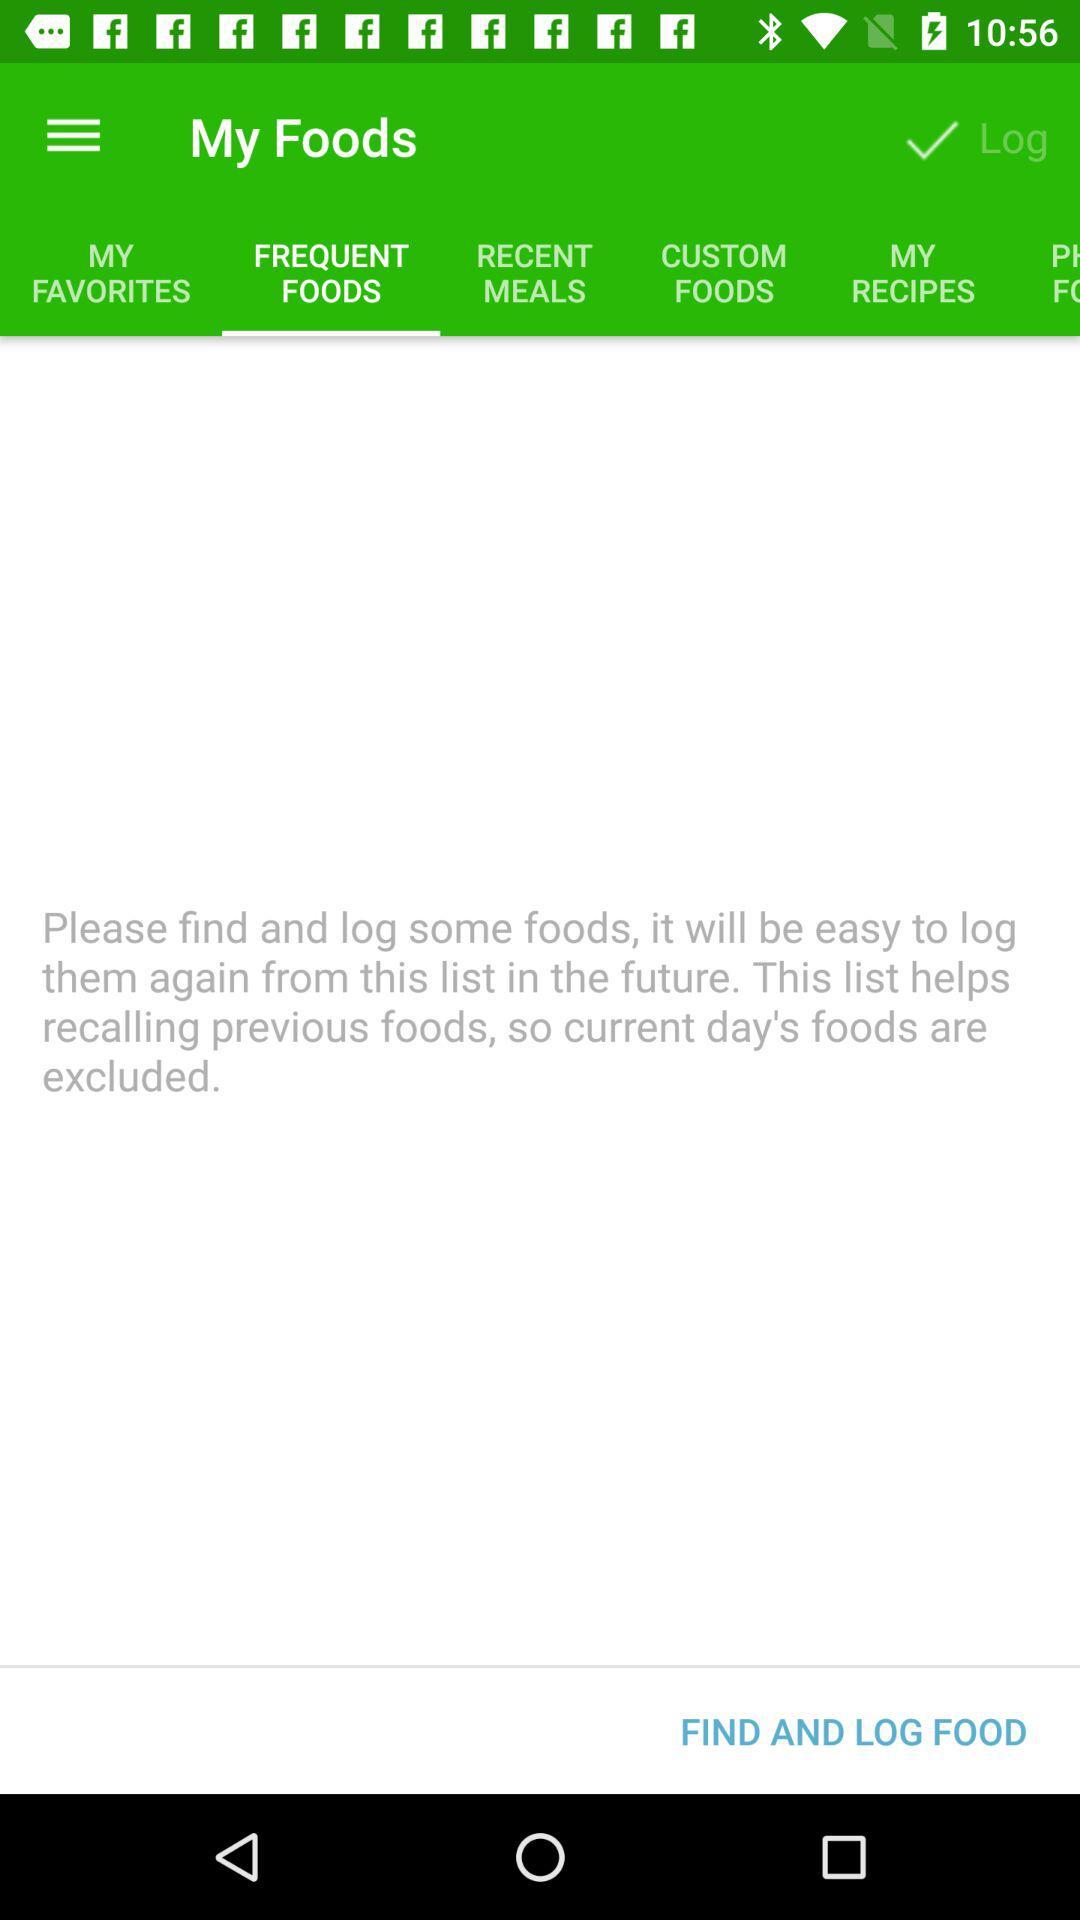 The image size is (1080, 1920). Describe the element at coordinates (72, 135) in the screenshot. I see `item above my` at that location.